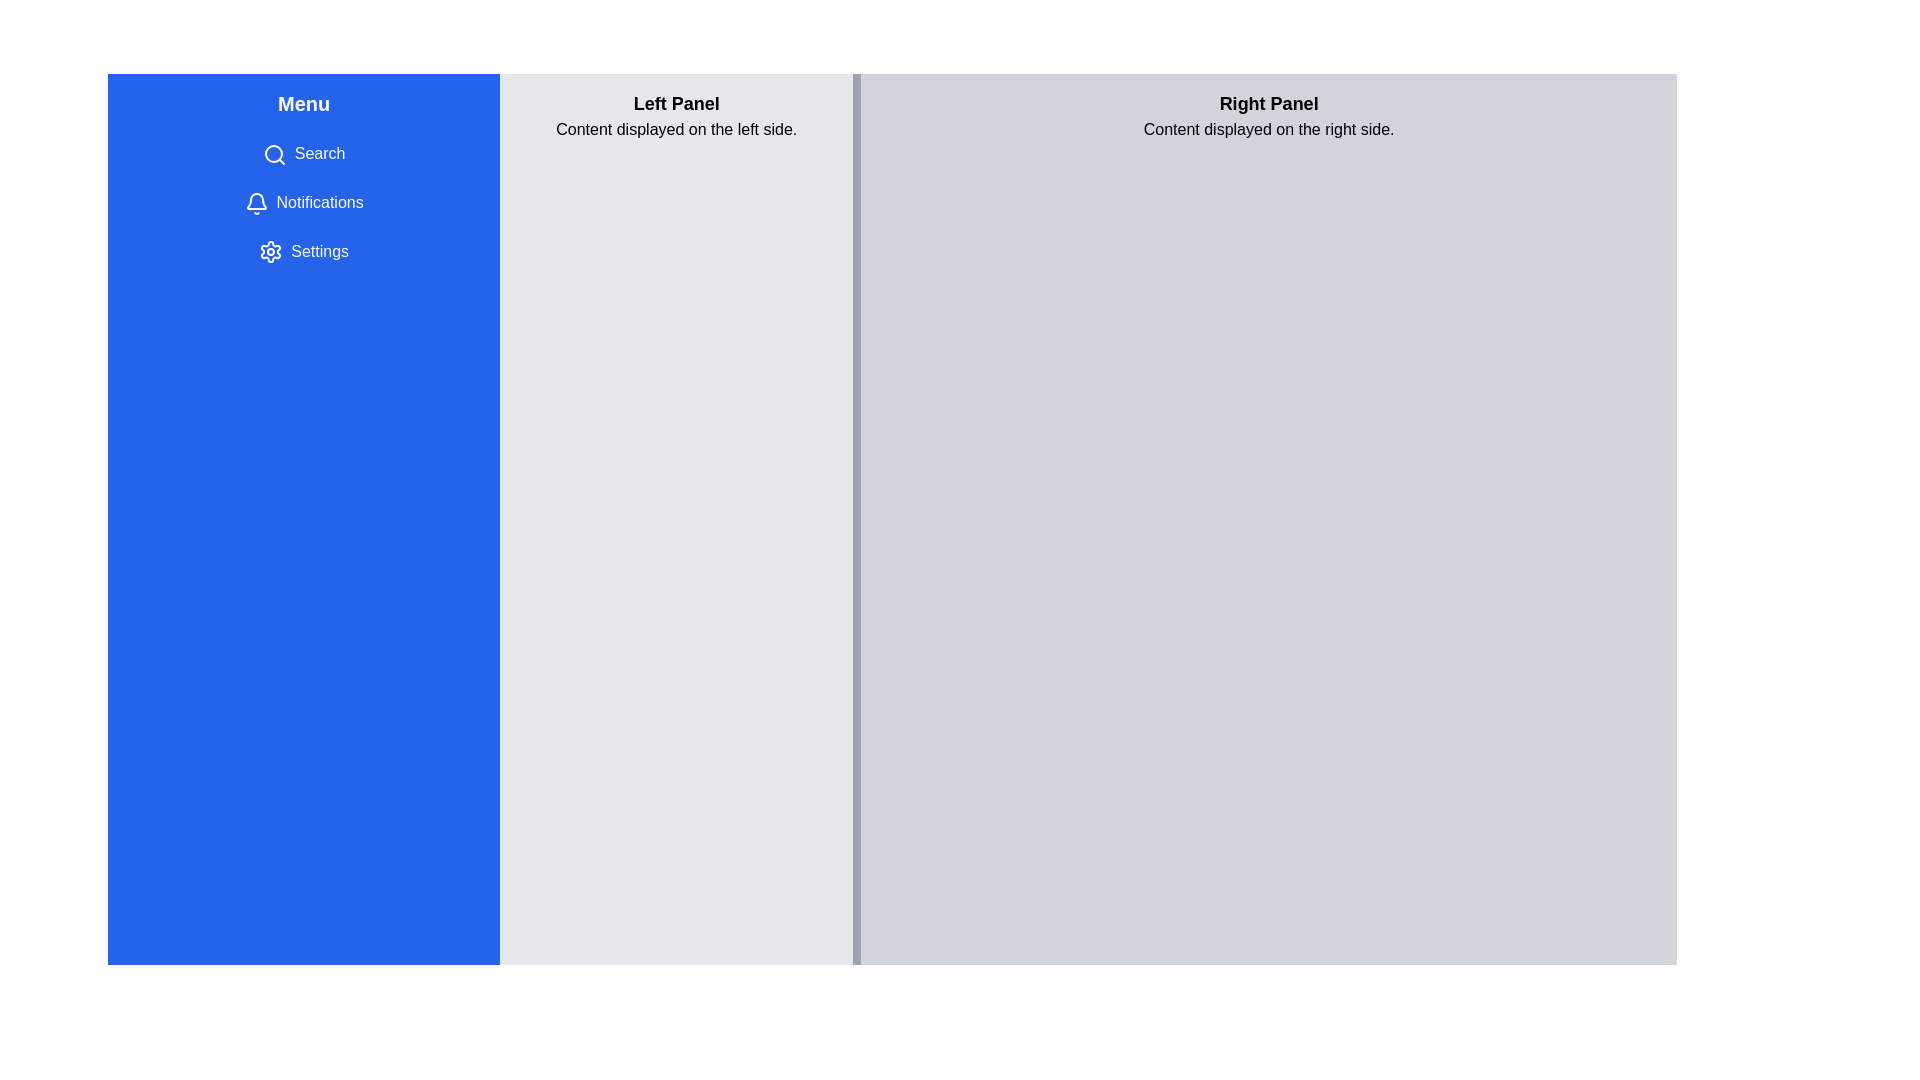 The image size is (1920, 1080). What do you see at coordinates (270, 251) in the screenshot?
I see `the circular gear or settings icon located in the blue sidebar menu, which is positioned directly to the left of the text 'Settings'` at bounding box center [270, 251].